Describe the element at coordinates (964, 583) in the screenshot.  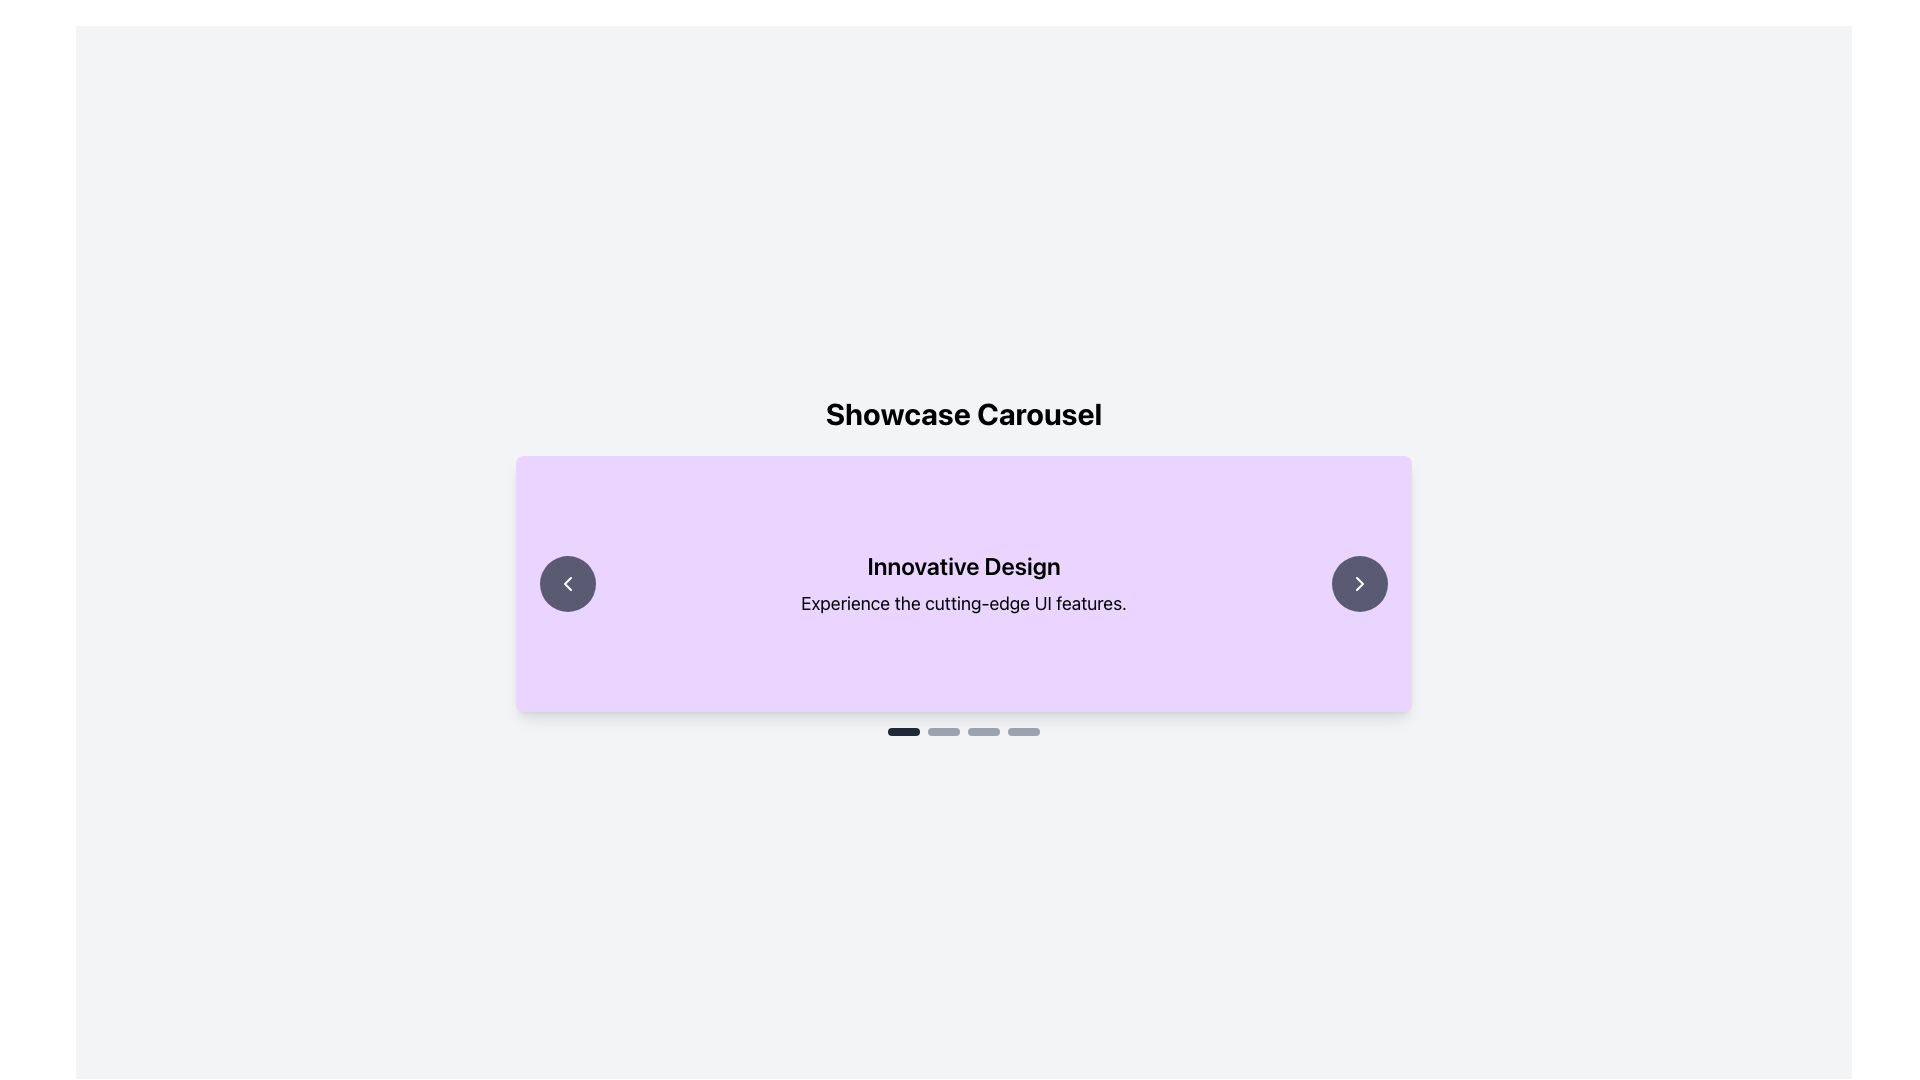
I see `text content from the informational display section with the bold heading 'Innovative Design' and descriptive text 'Experience the cutting-edge UI features.'` at that location.